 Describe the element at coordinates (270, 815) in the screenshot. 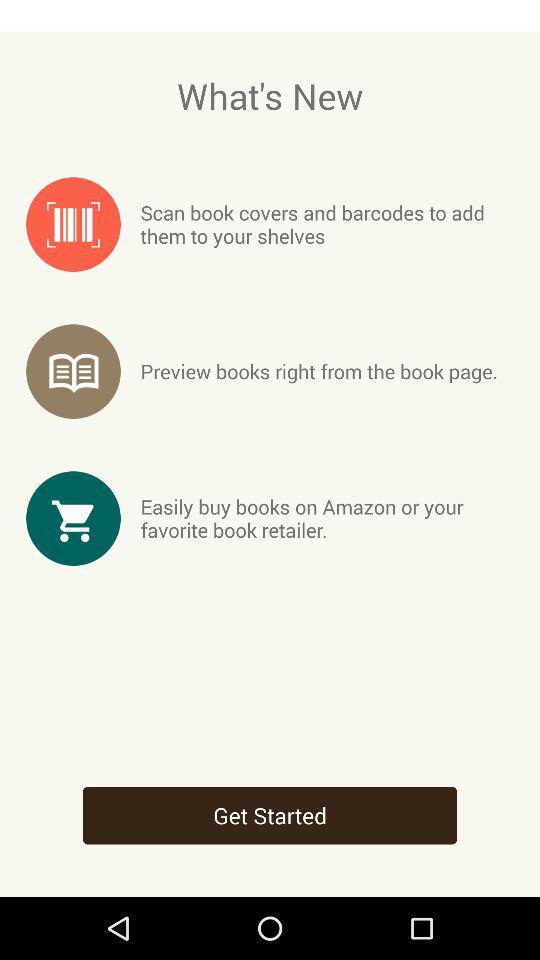

I see `the get started` at that location.